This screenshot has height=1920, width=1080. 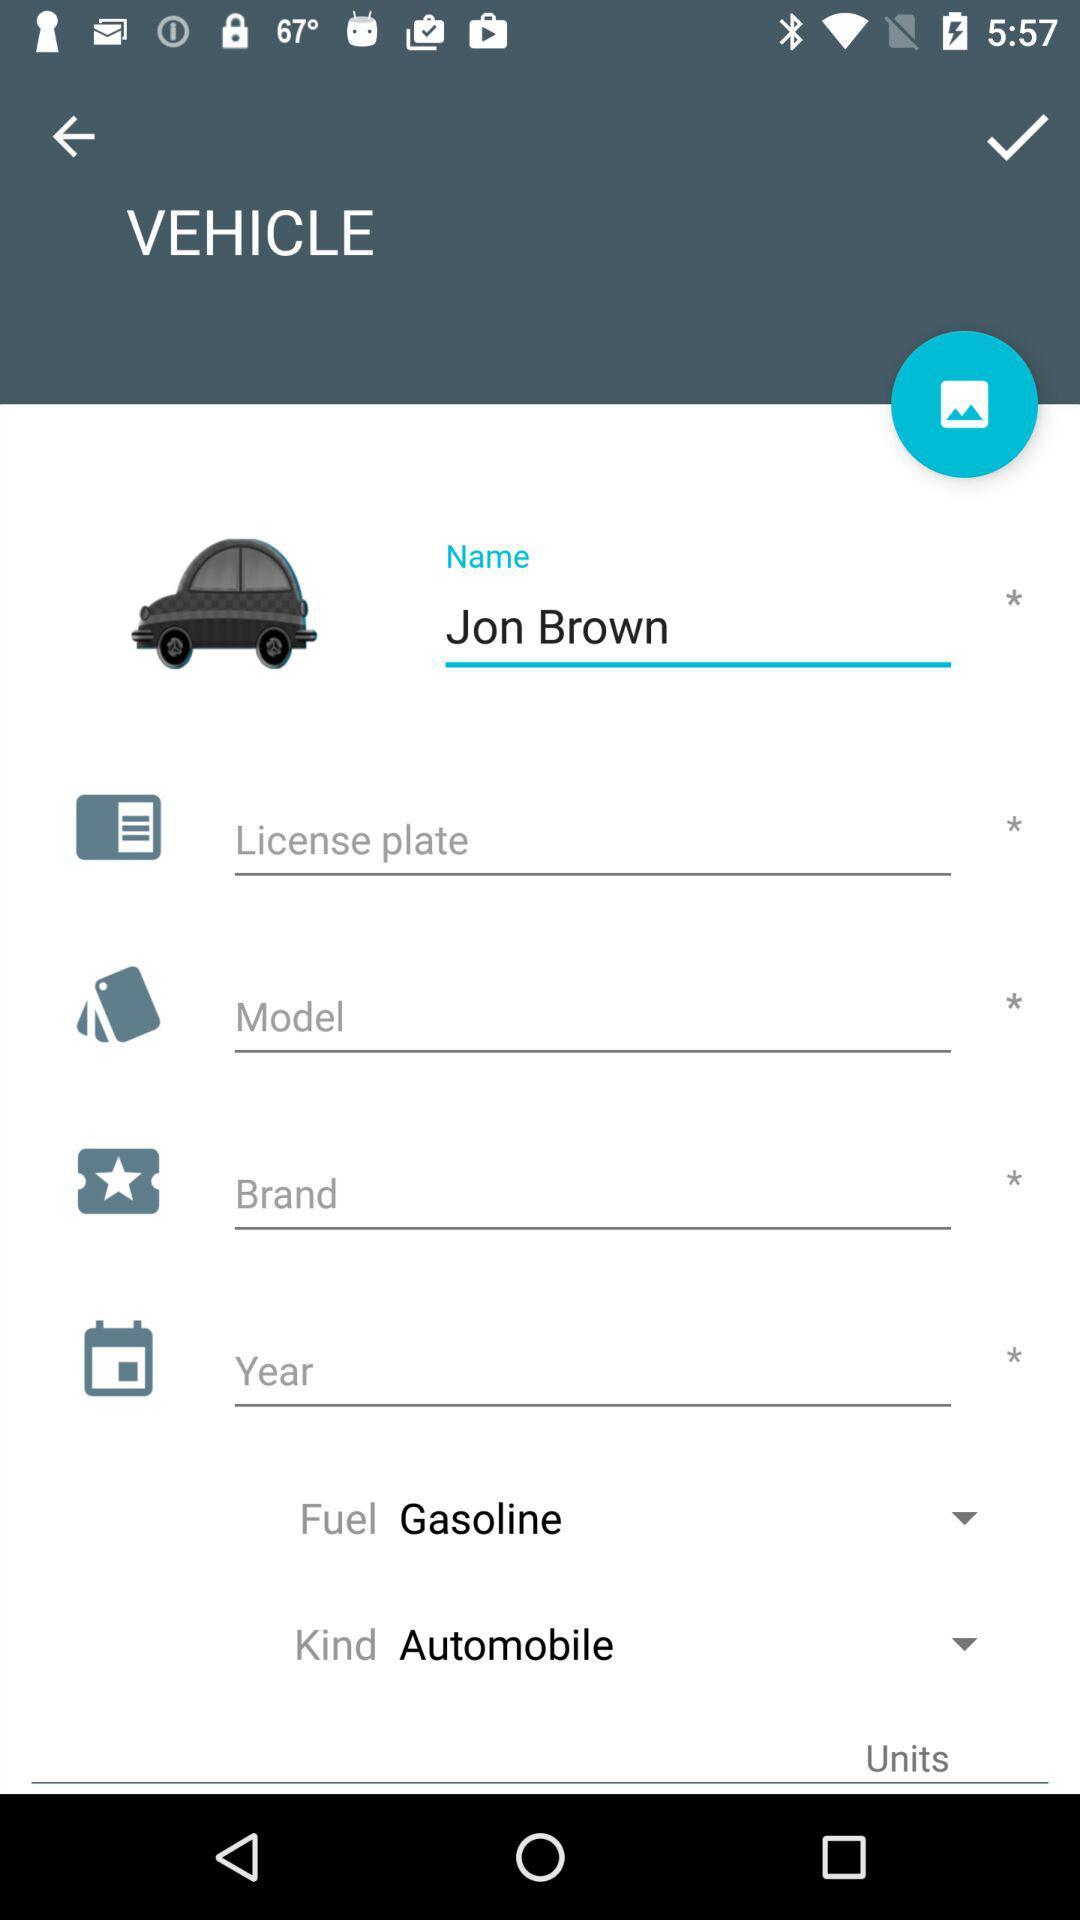 What do you see at coordinates (963, 403) in the screenshot?
I see `share the article` at bounding box center [963, 403].